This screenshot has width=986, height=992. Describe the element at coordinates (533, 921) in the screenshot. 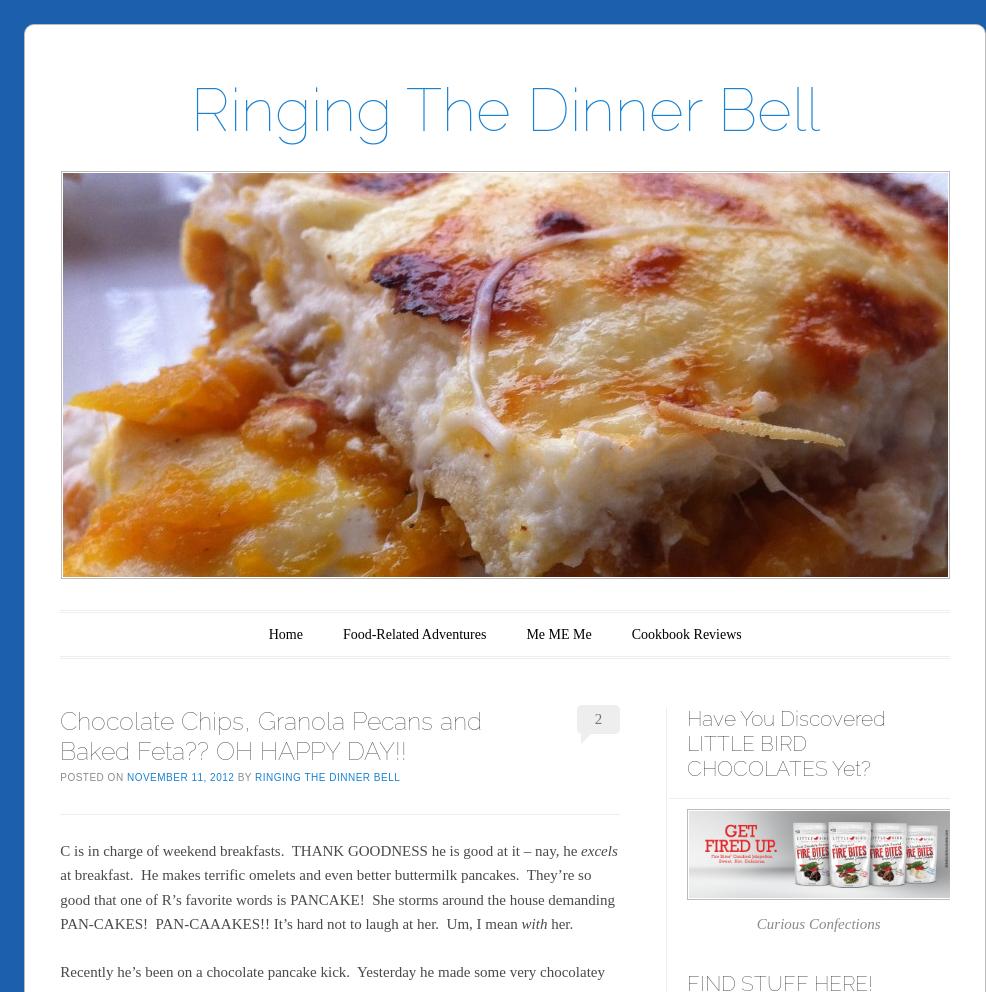

I see `'with'` at that location.